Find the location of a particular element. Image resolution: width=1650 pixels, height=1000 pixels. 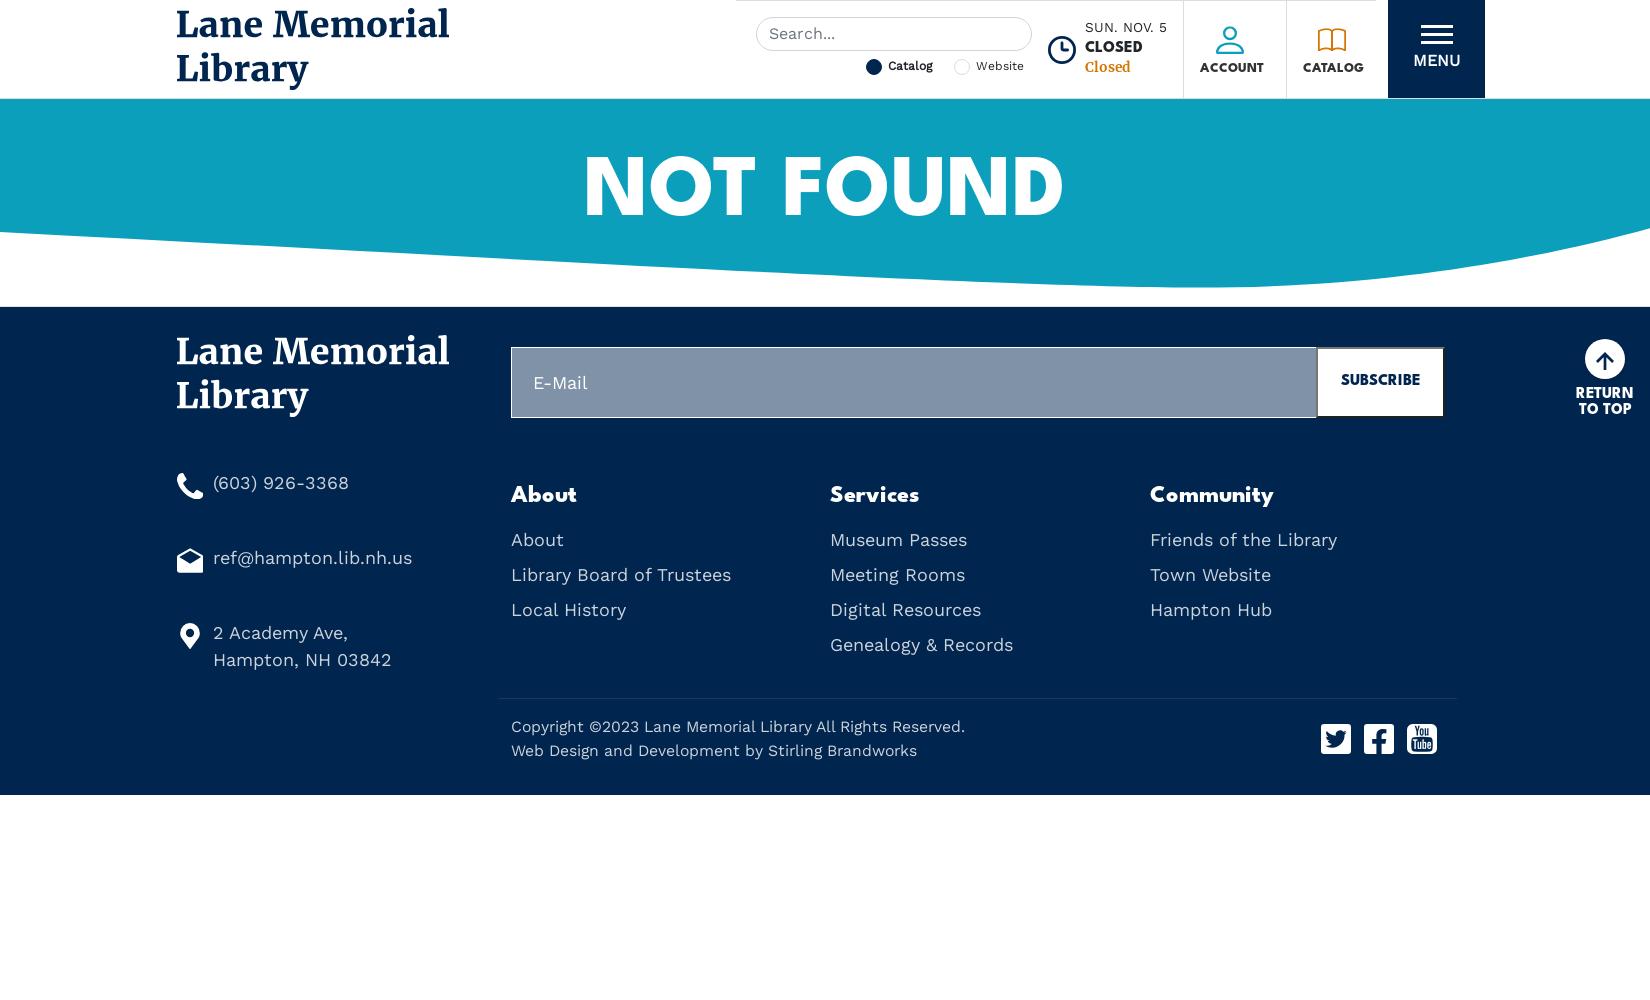

'to Top' is located at coordinates (1603, 409).